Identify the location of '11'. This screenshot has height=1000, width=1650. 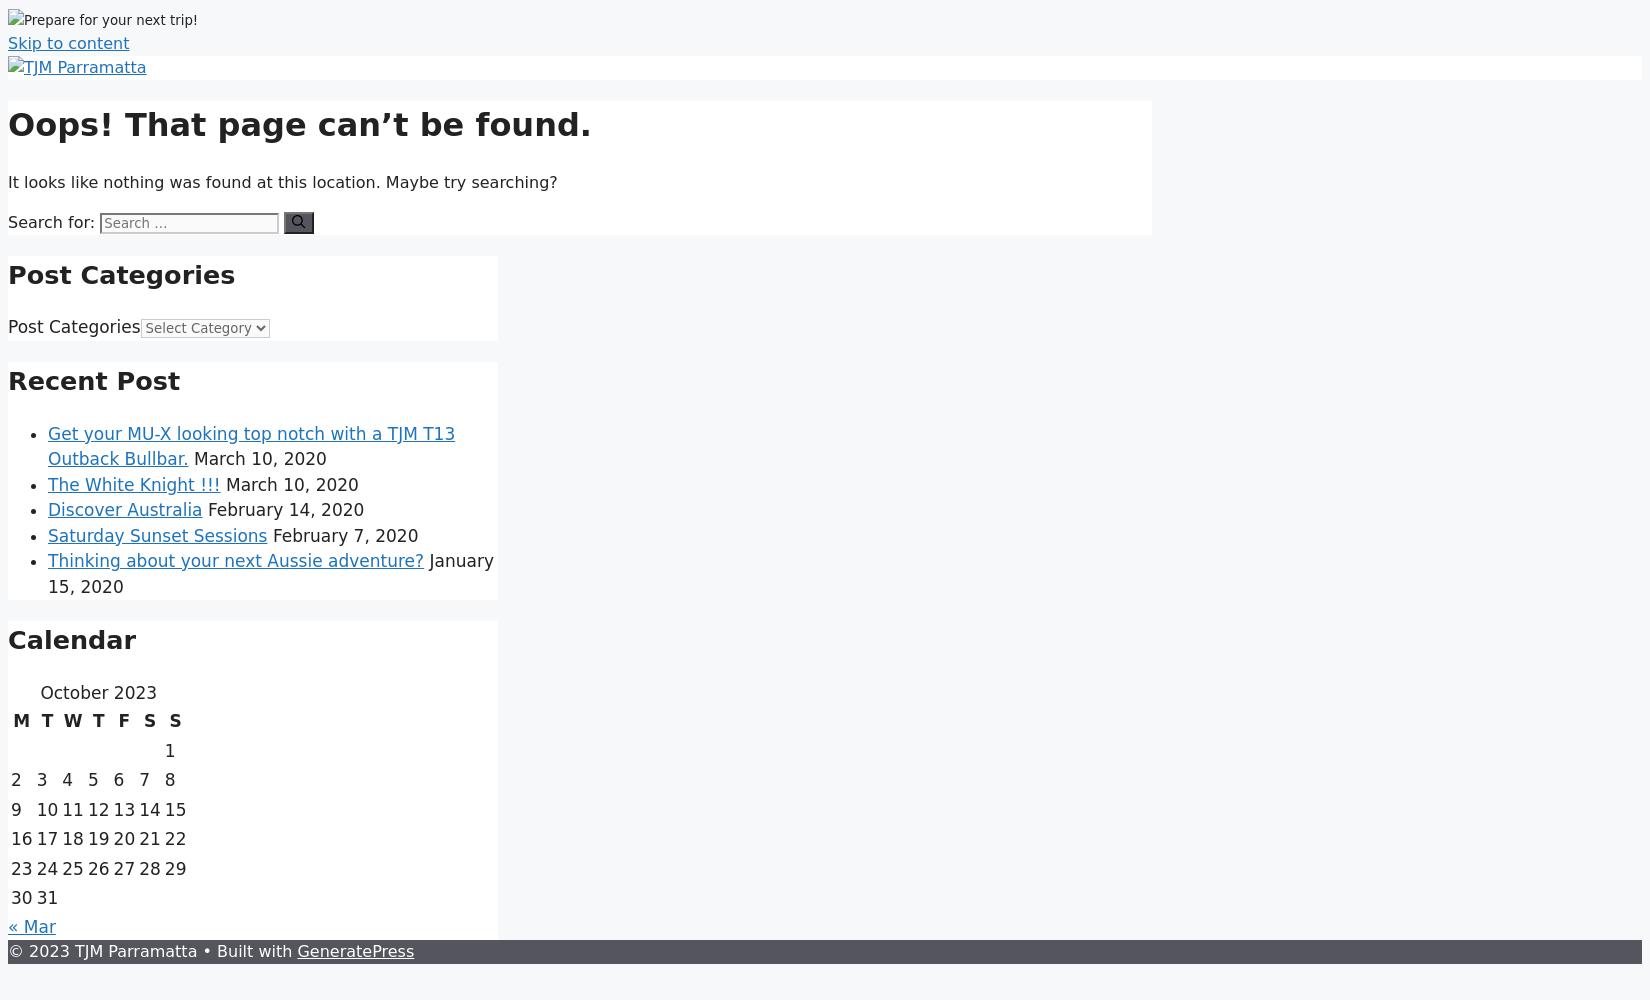
(72, 809).